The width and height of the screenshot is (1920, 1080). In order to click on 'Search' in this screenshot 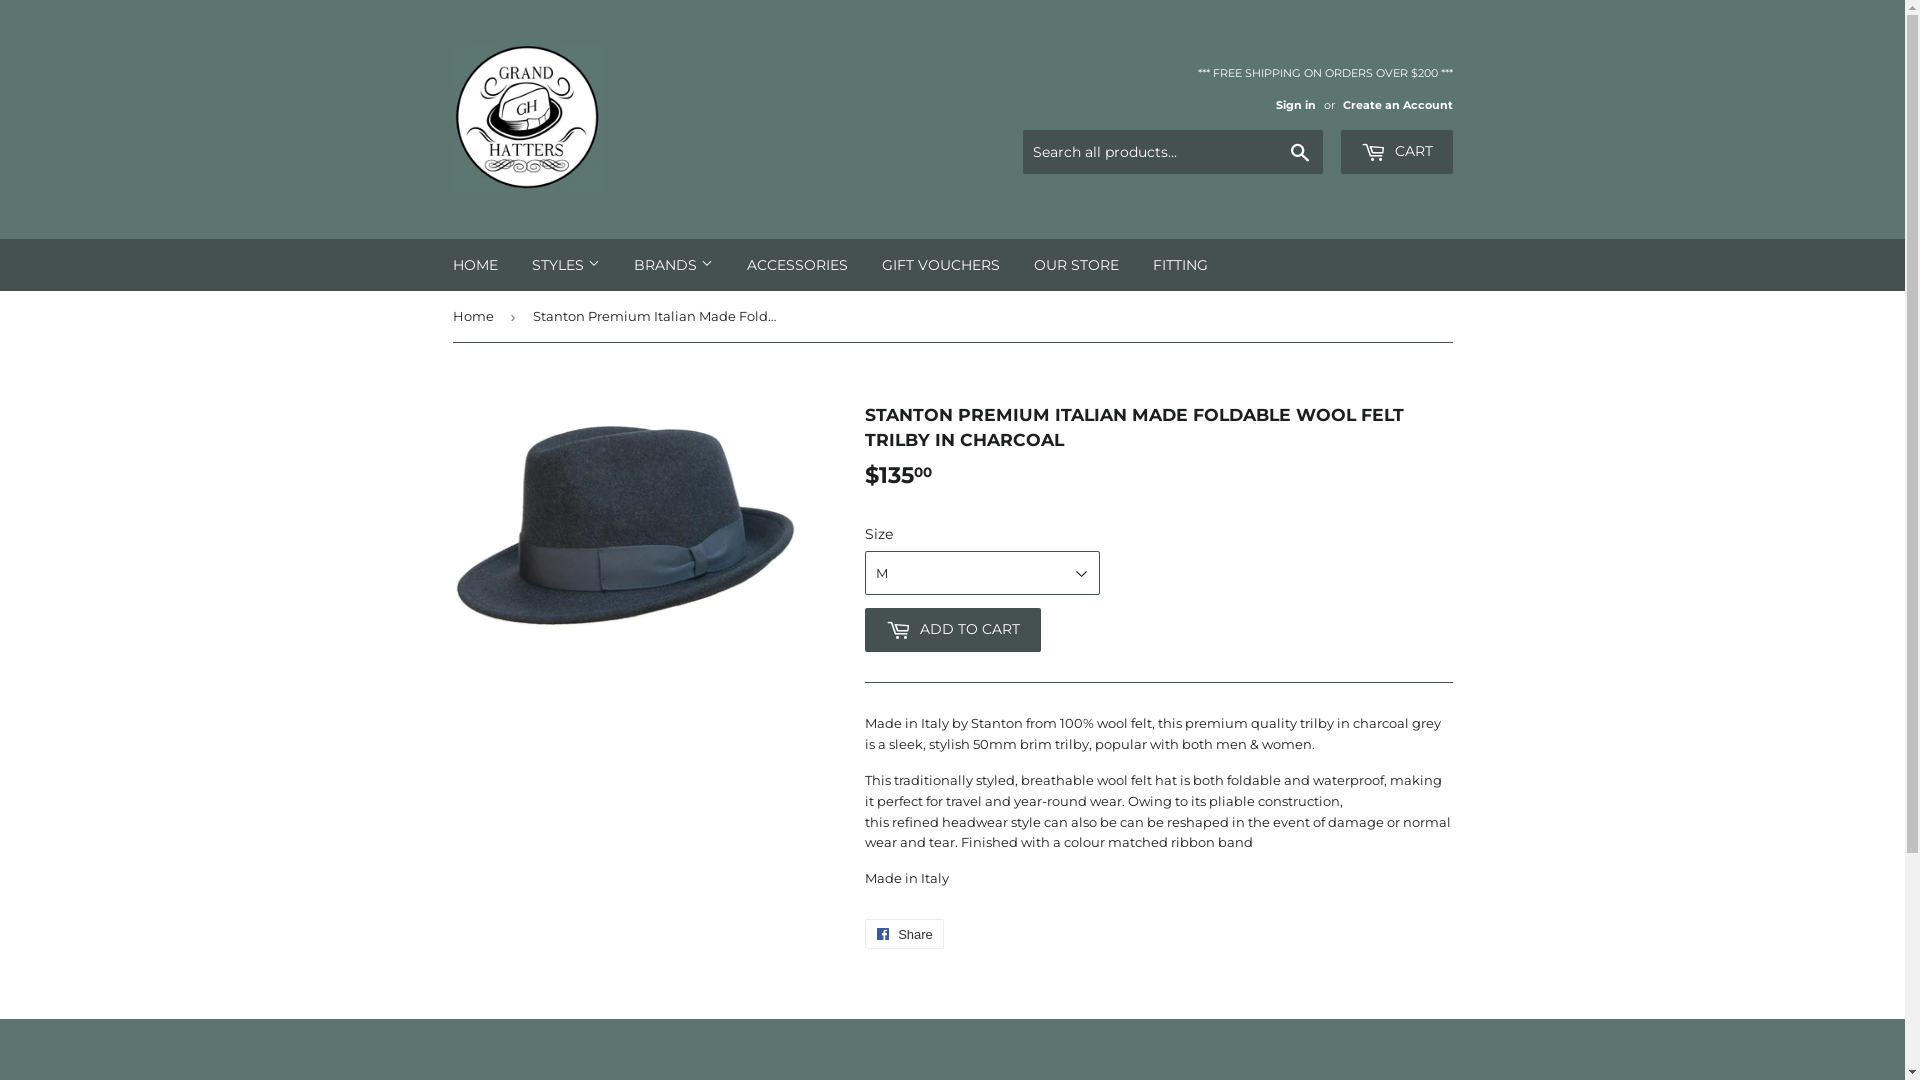, I will do `click(1276, 152)`.